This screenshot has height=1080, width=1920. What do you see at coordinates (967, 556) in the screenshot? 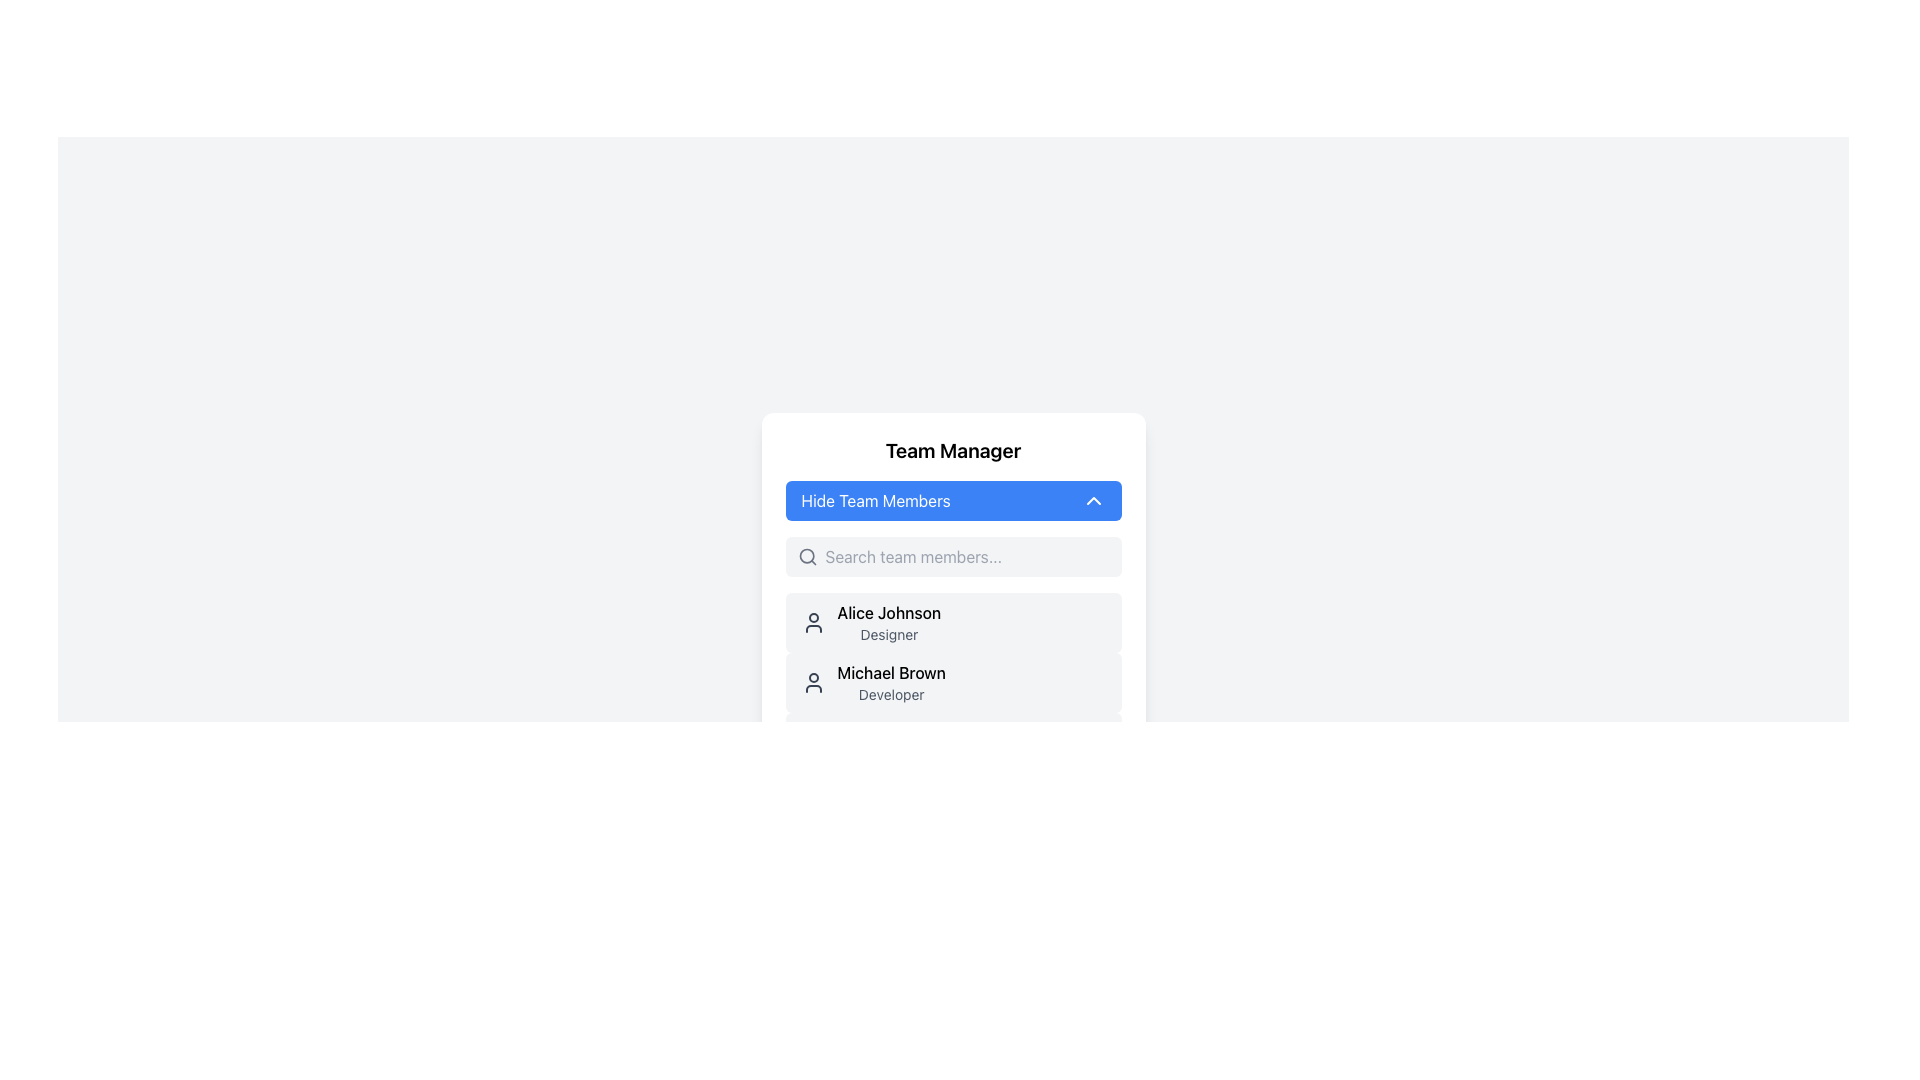
I see `the text input field located below the 'Hide Team Members' header, to the right of the magnifying glass icon` at bounding box center [967, 556].